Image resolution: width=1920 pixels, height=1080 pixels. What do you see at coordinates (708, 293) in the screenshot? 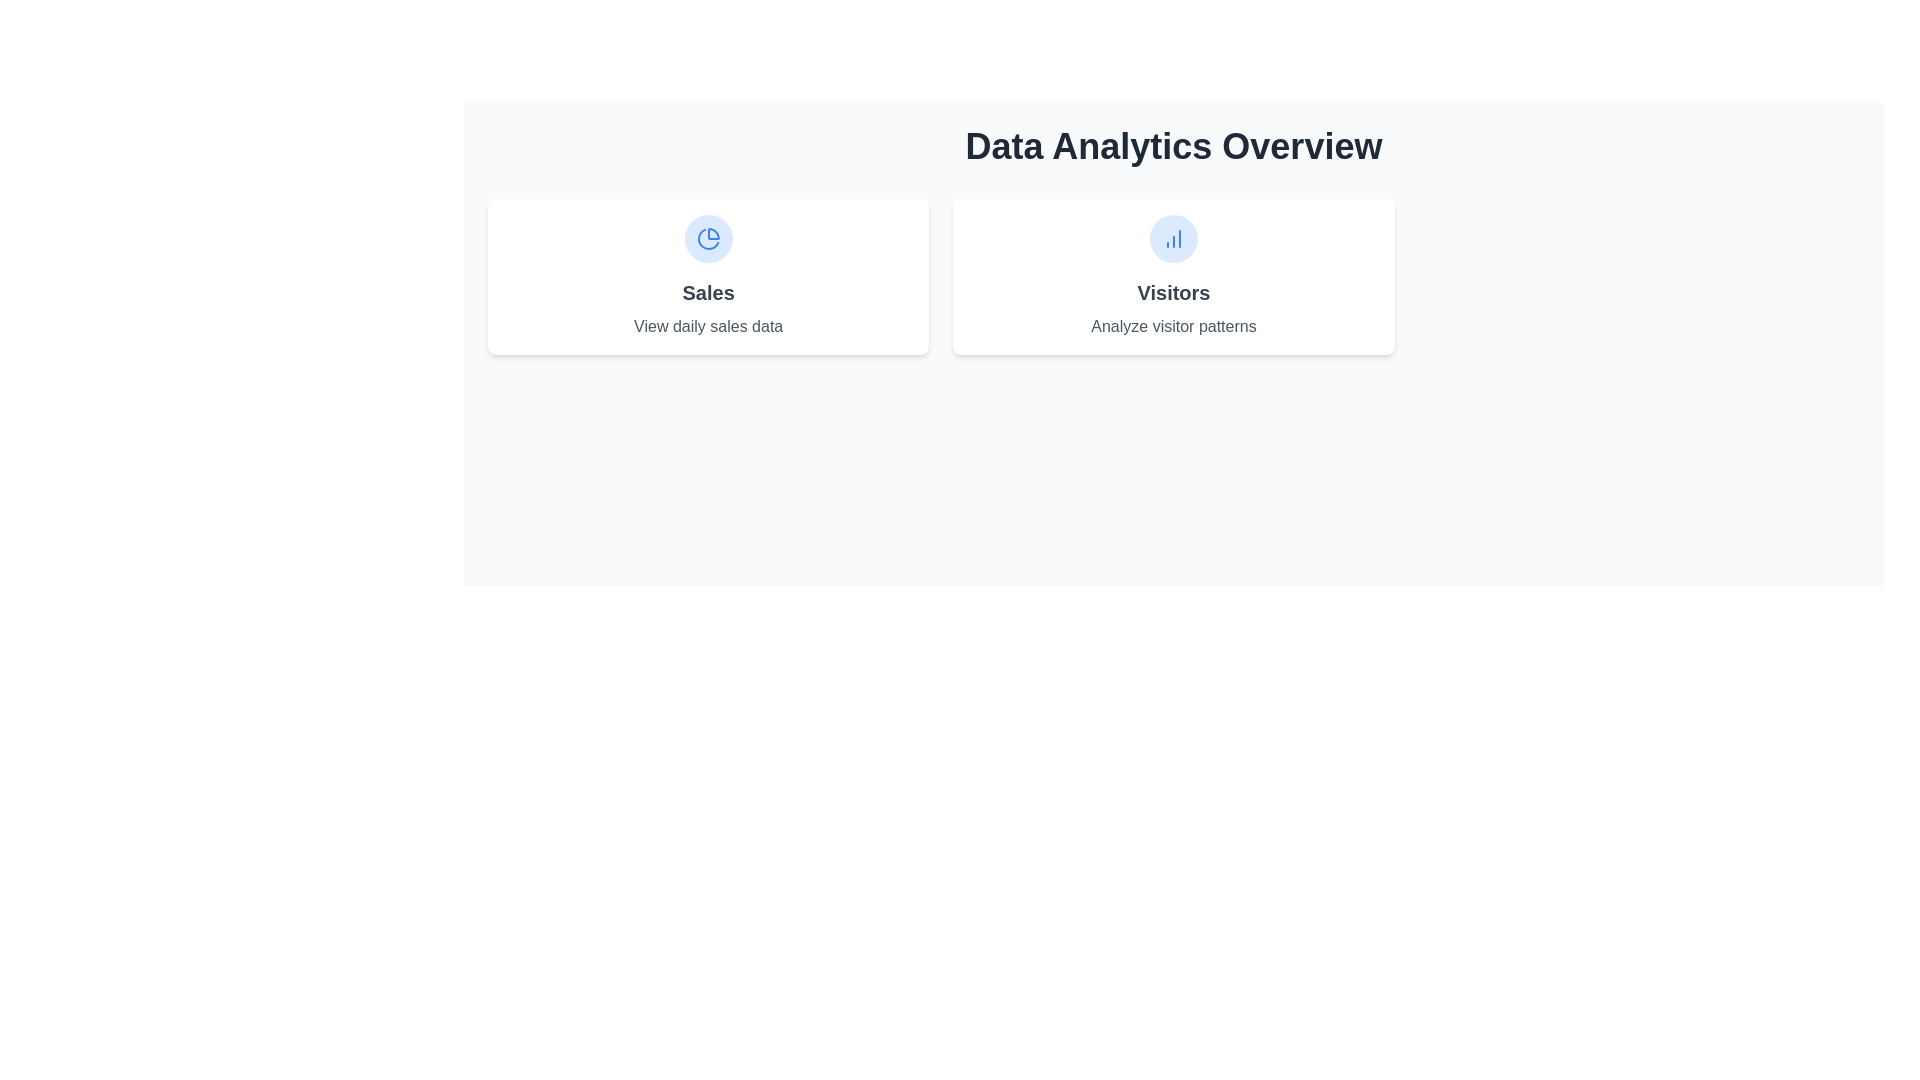
I see `the Text label or title that serves as a heading for the panel, located under the circular icon in the leftmost panel and above the description text 'View daily sales data'` at bounding box center [708, 293].